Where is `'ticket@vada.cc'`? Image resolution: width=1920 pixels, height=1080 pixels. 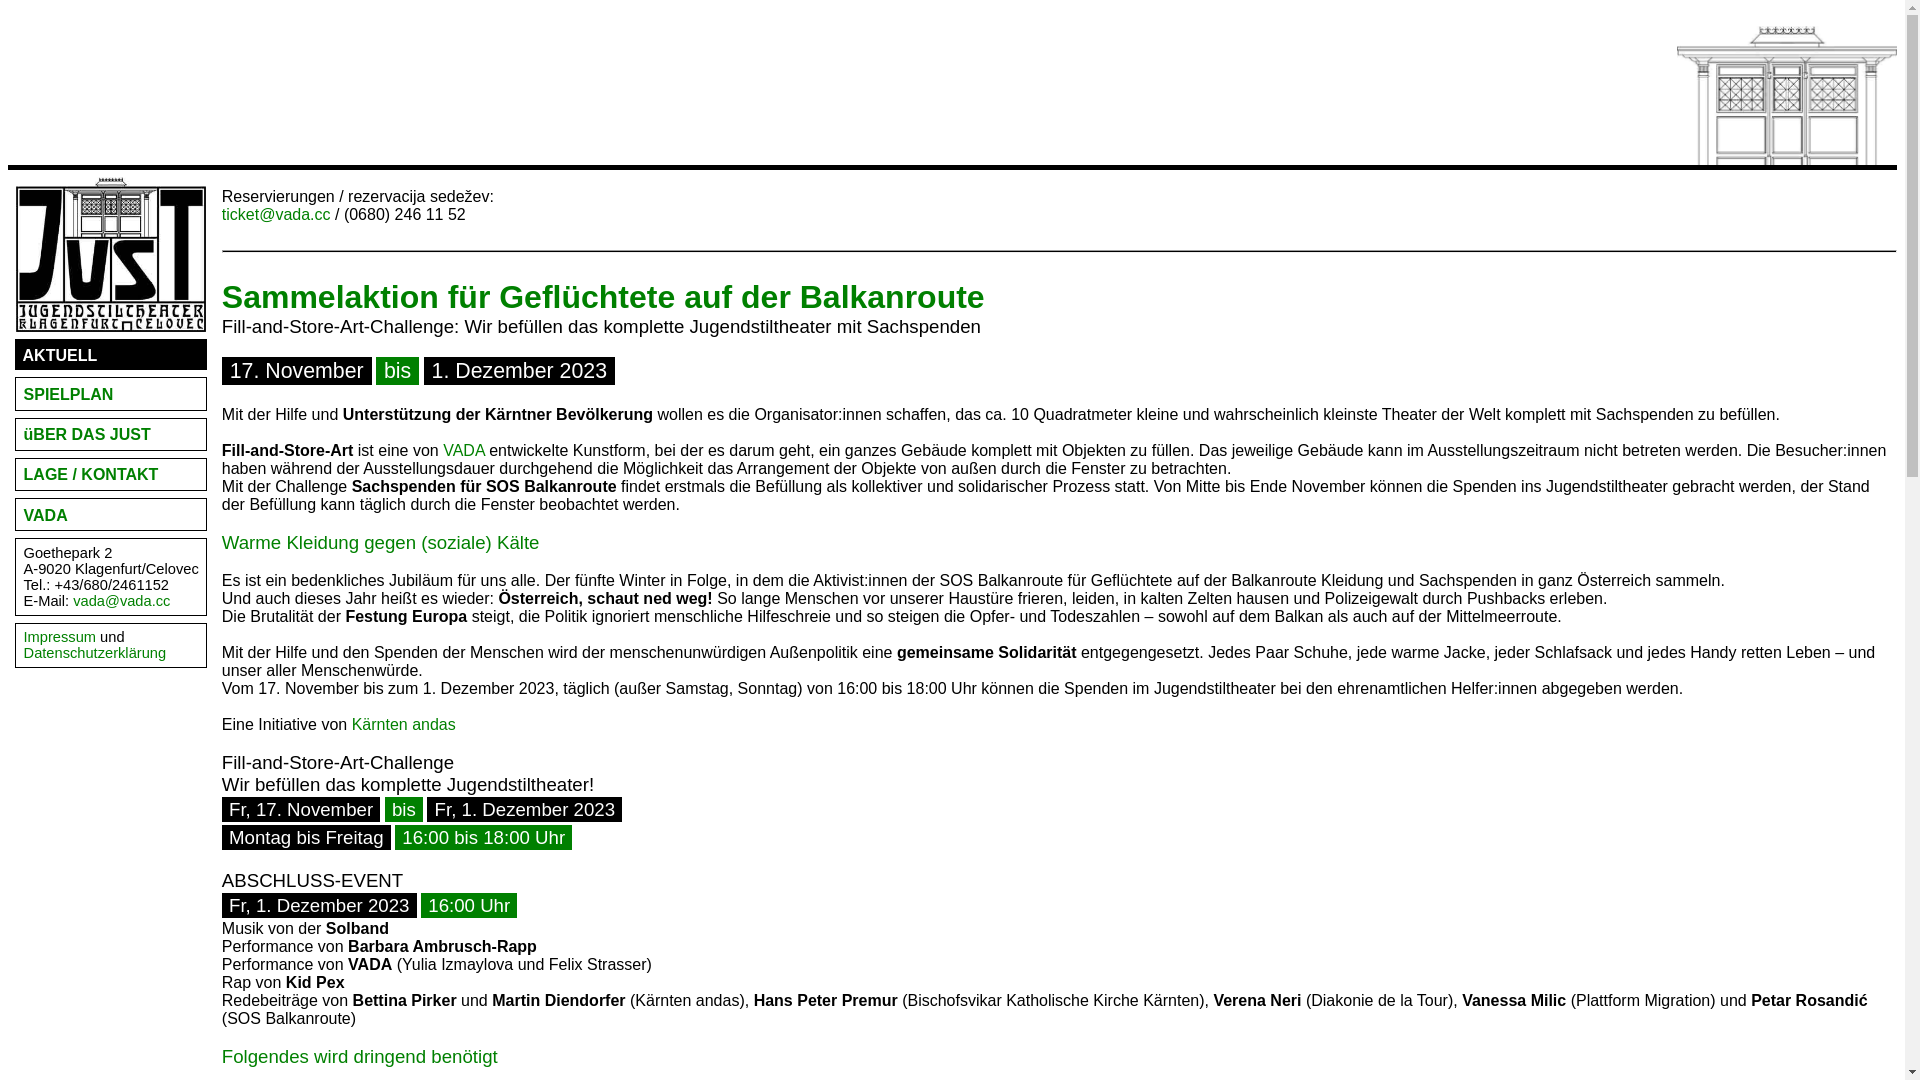
'ticket@vada.cc' is located at coordinates (275, 214).